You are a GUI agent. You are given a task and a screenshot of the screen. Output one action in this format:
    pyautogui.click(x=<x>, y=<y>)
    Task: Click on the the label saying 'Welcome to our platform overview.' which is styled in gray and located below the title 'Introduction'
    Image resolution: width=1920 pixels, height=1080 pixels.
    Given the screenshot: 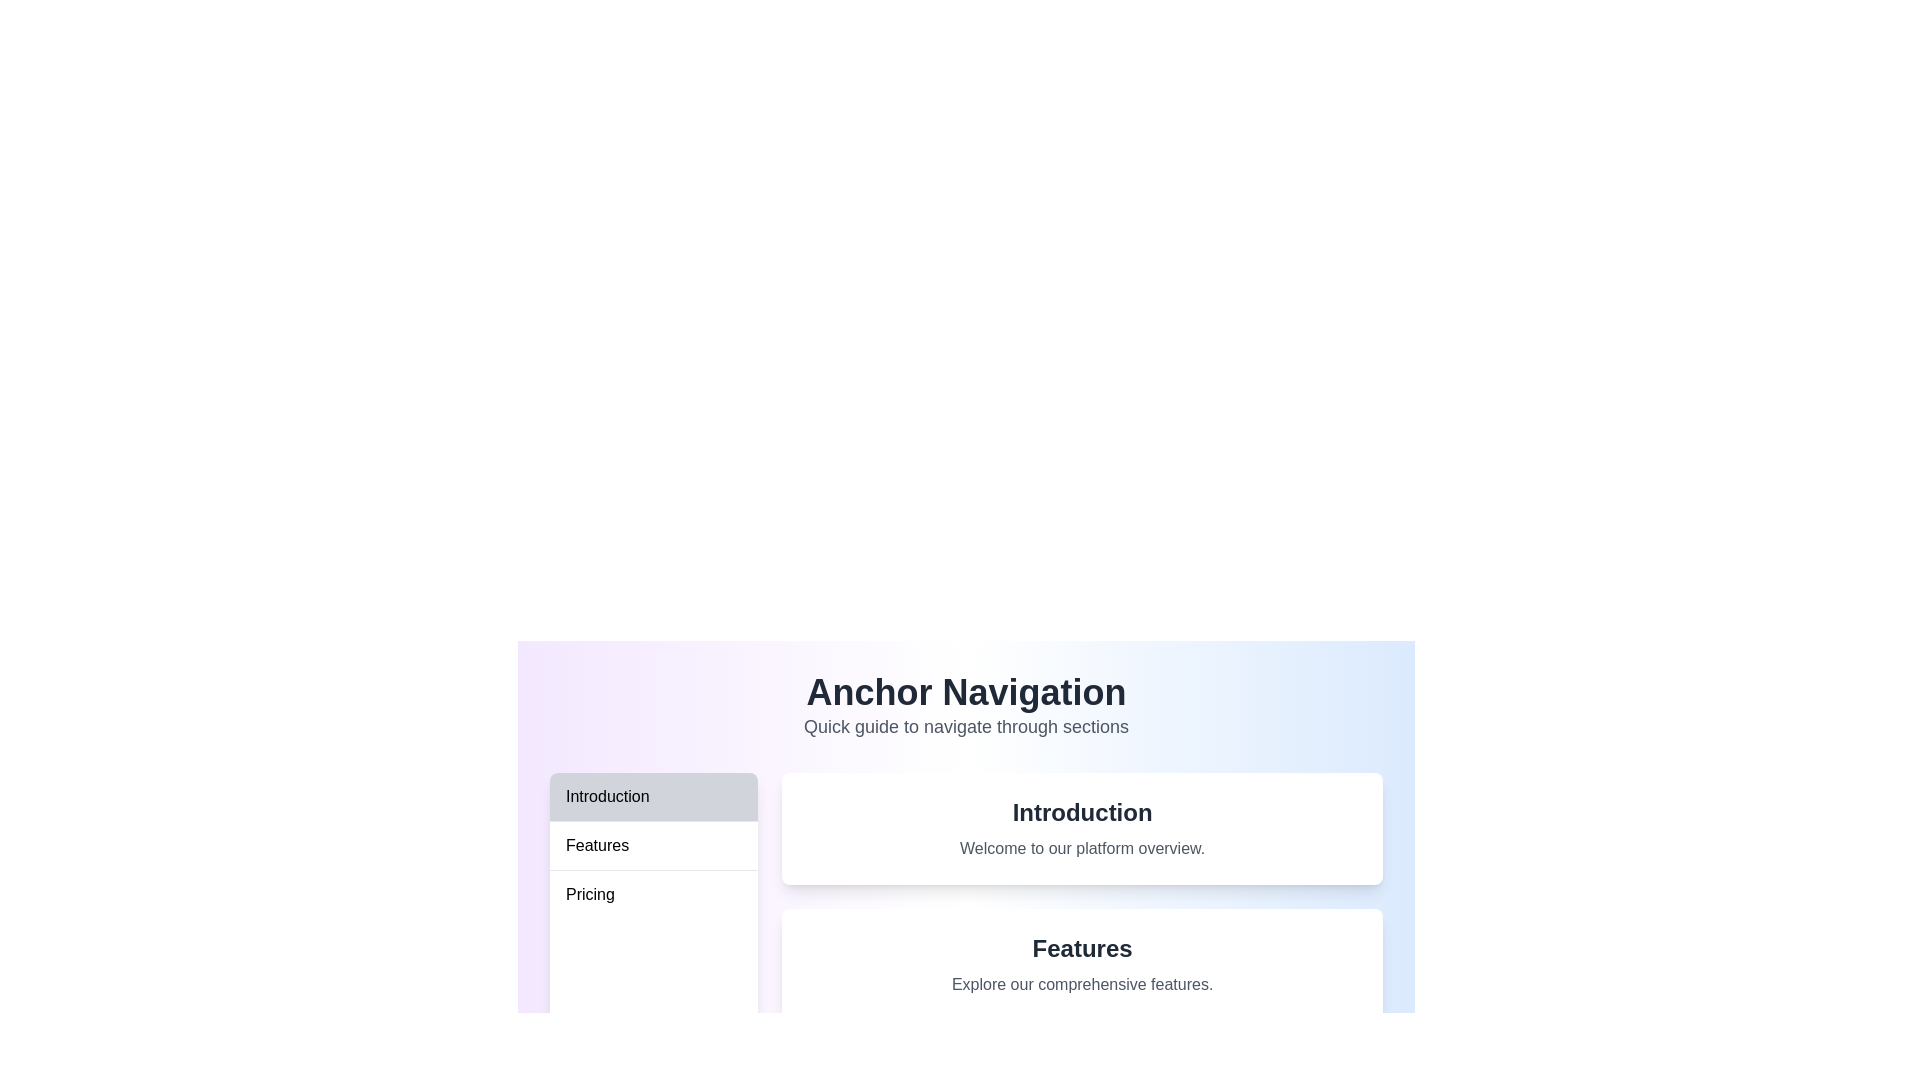 What is the action you would take?
    pyautogui.click(x=1081, y=848)
    